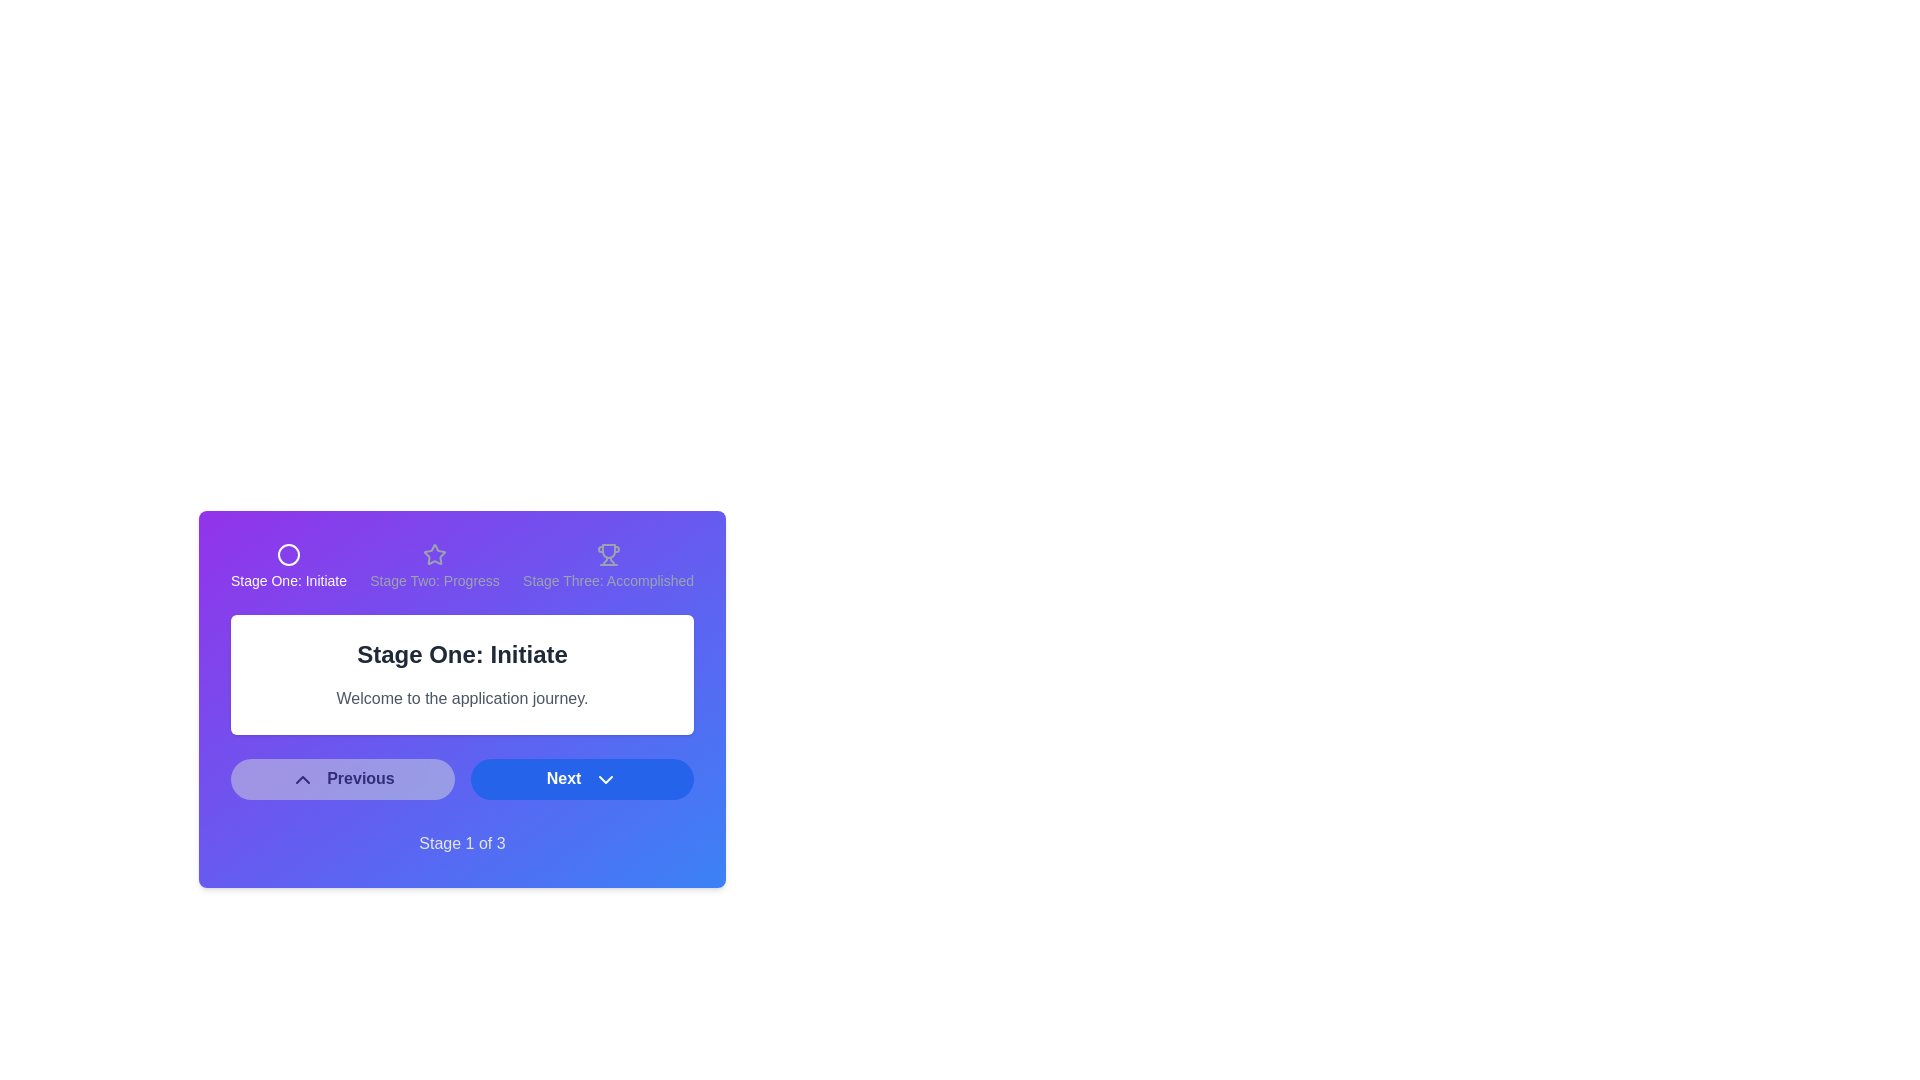 The image size is (1920, 1080). Describe the element at coordinates (287, 567) in the screenshot. I see `the Process stage indicator` at that location.